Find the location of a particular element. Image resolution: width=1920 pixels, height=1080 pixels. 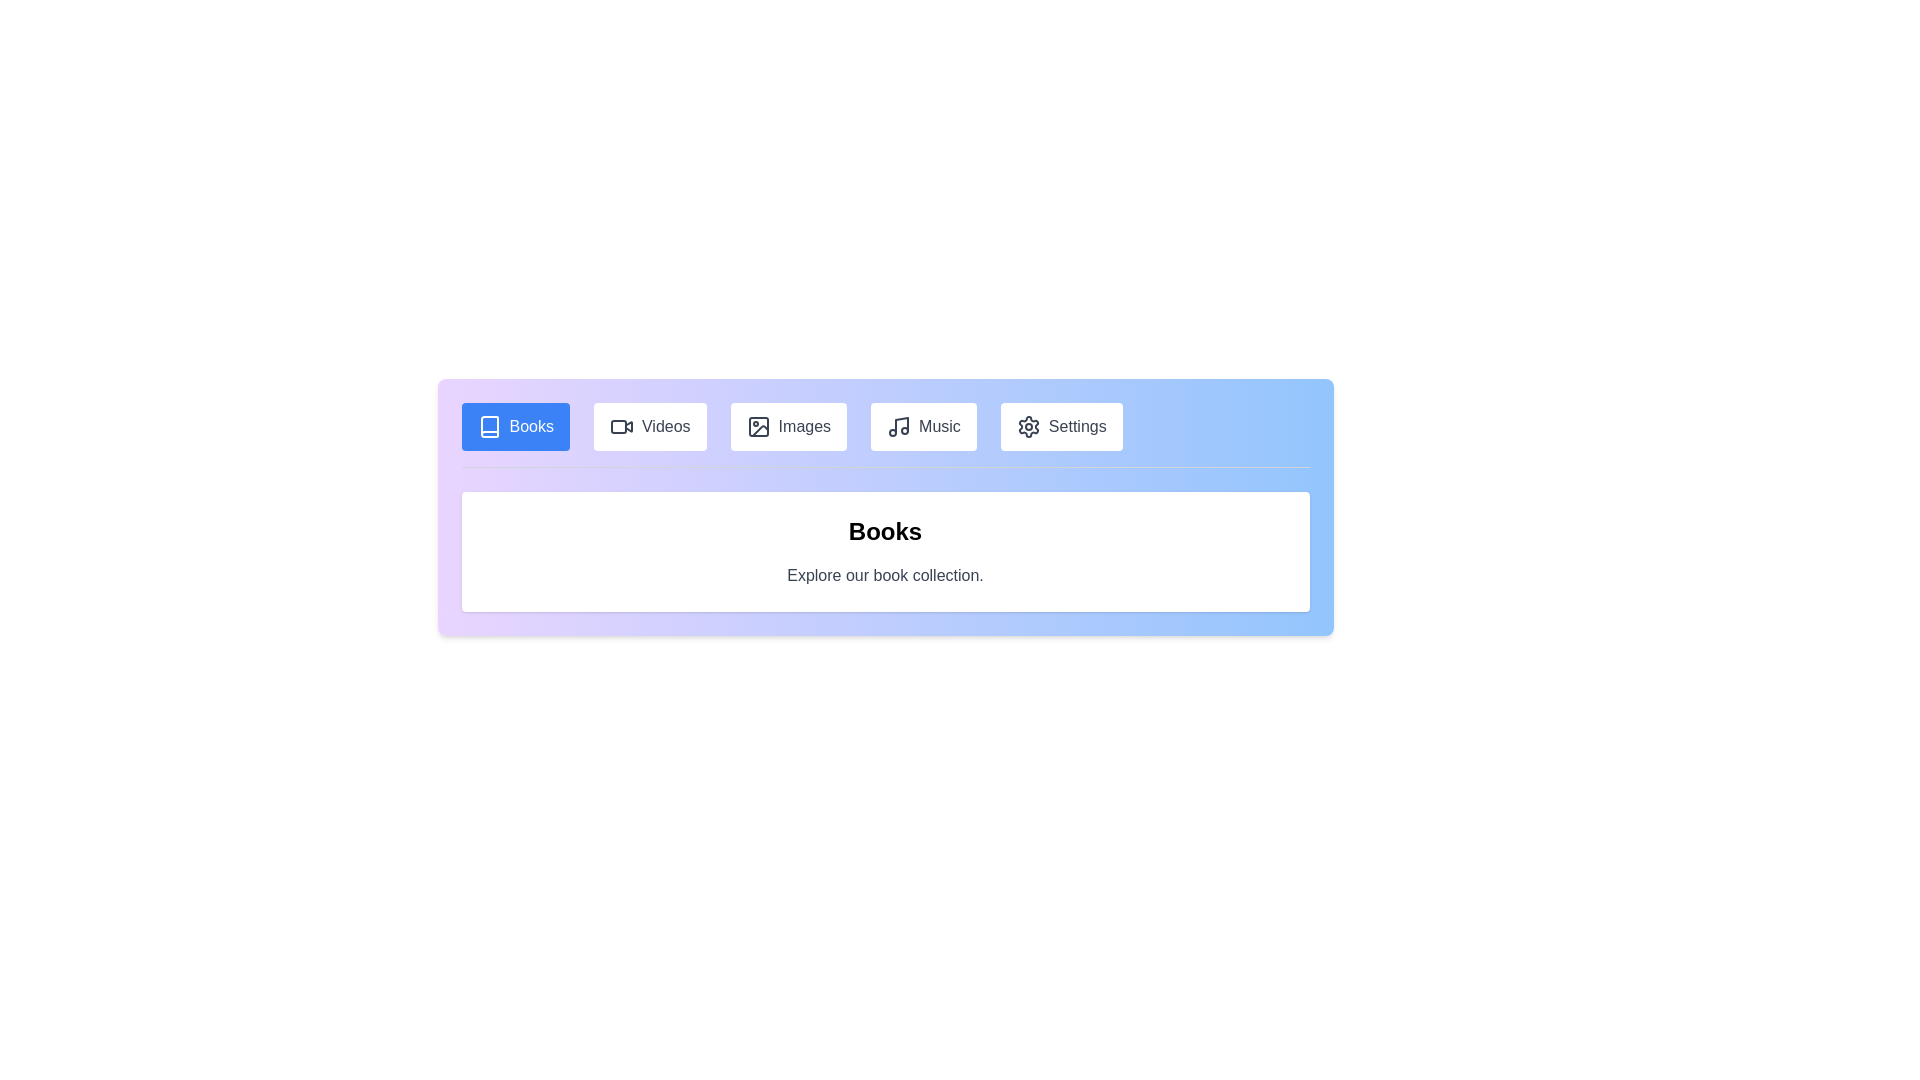

the Music tab by clicking on its button is located at coordinates (921, 426).